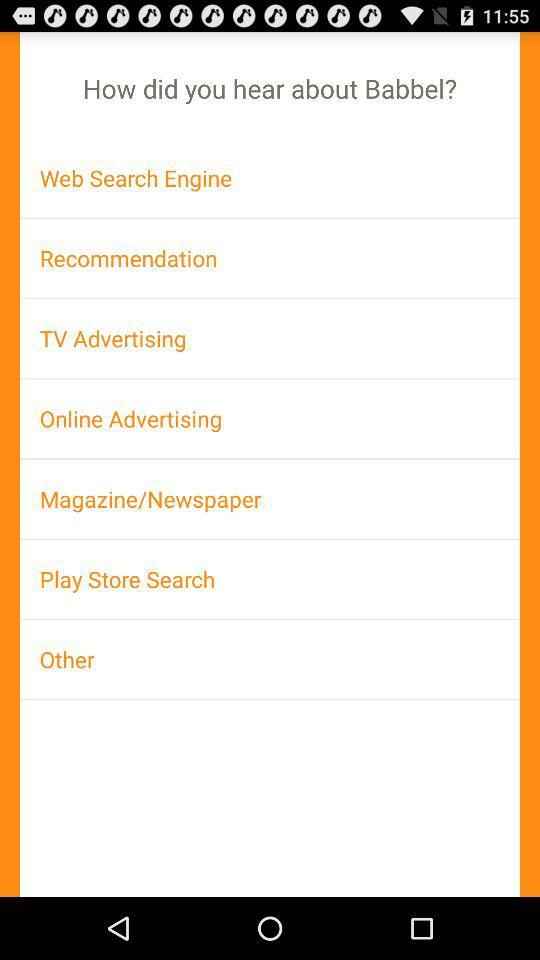 The height and width of the screenshot is (960, 540). I want to click on the item above magazine/newspaper item, so click(270, 417).